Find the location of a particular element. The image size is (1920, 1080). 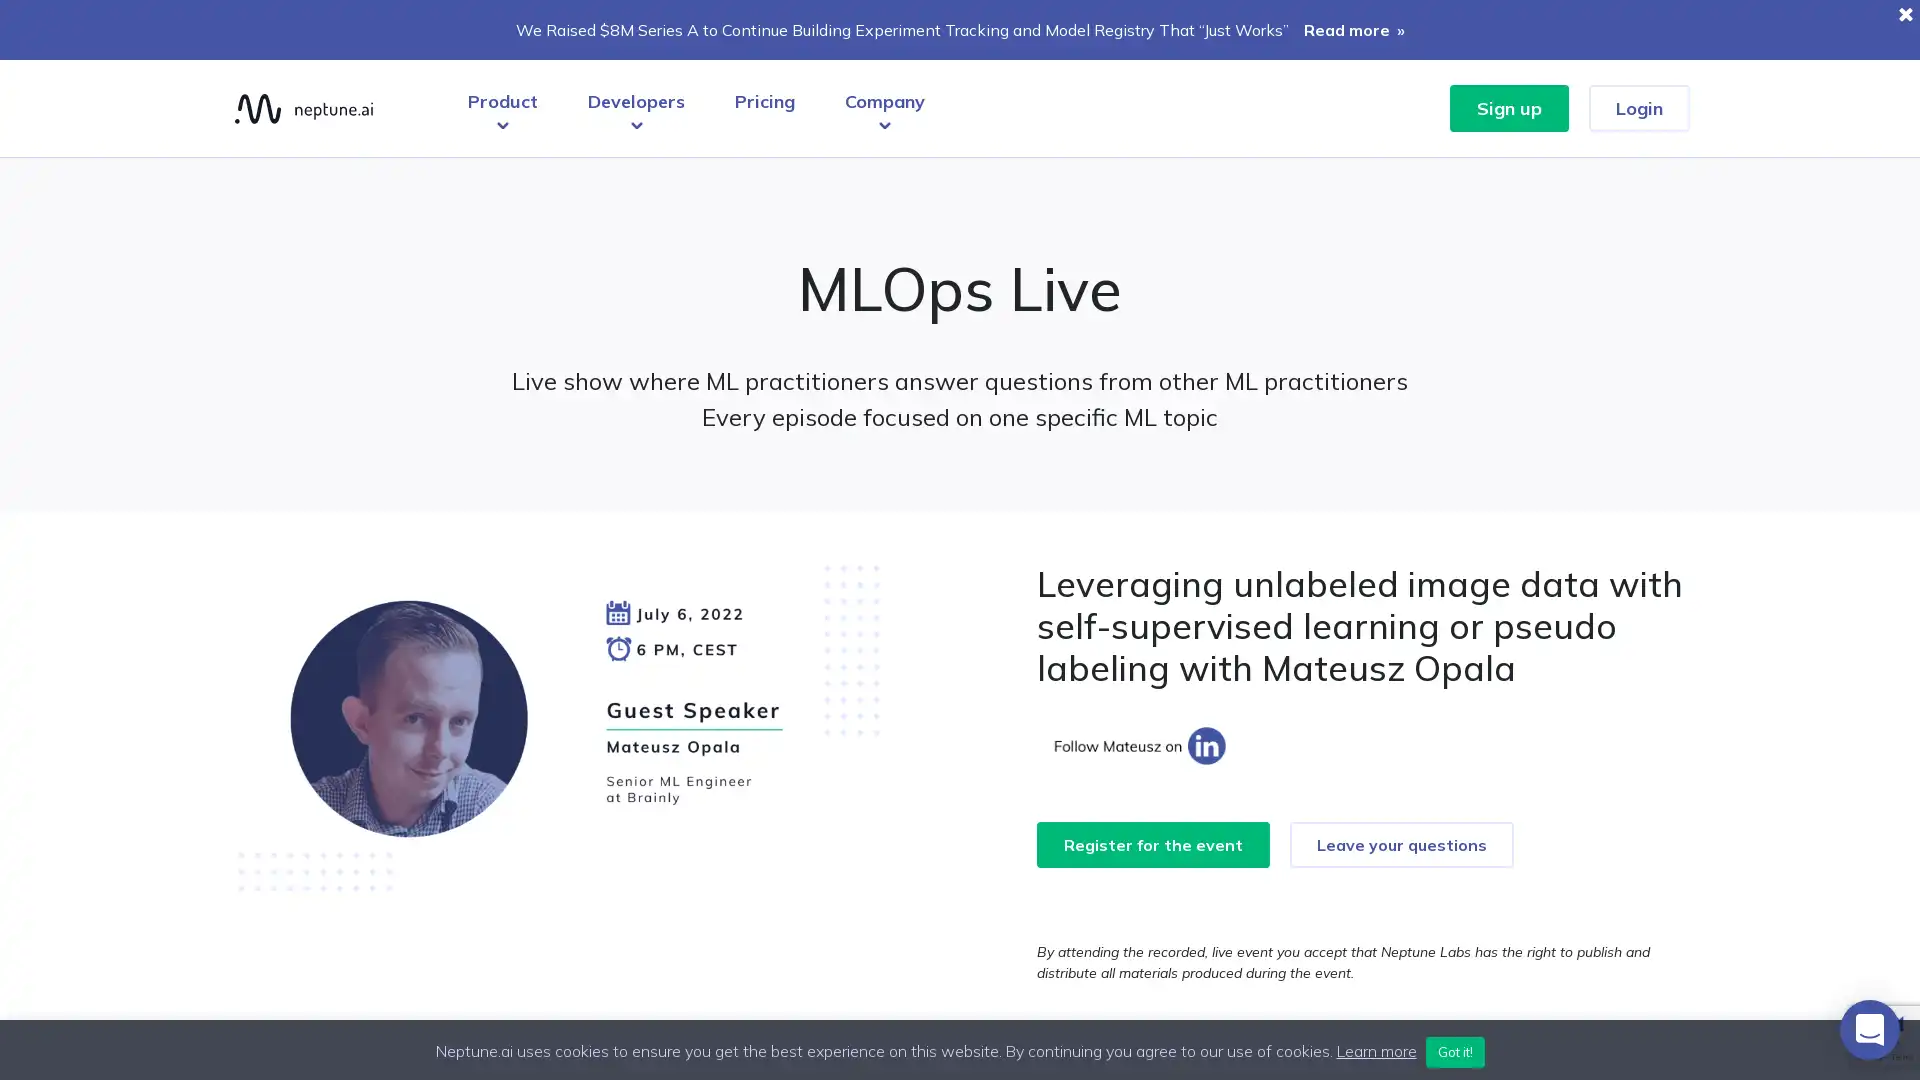

Submit is located at coordinates (960, 648).